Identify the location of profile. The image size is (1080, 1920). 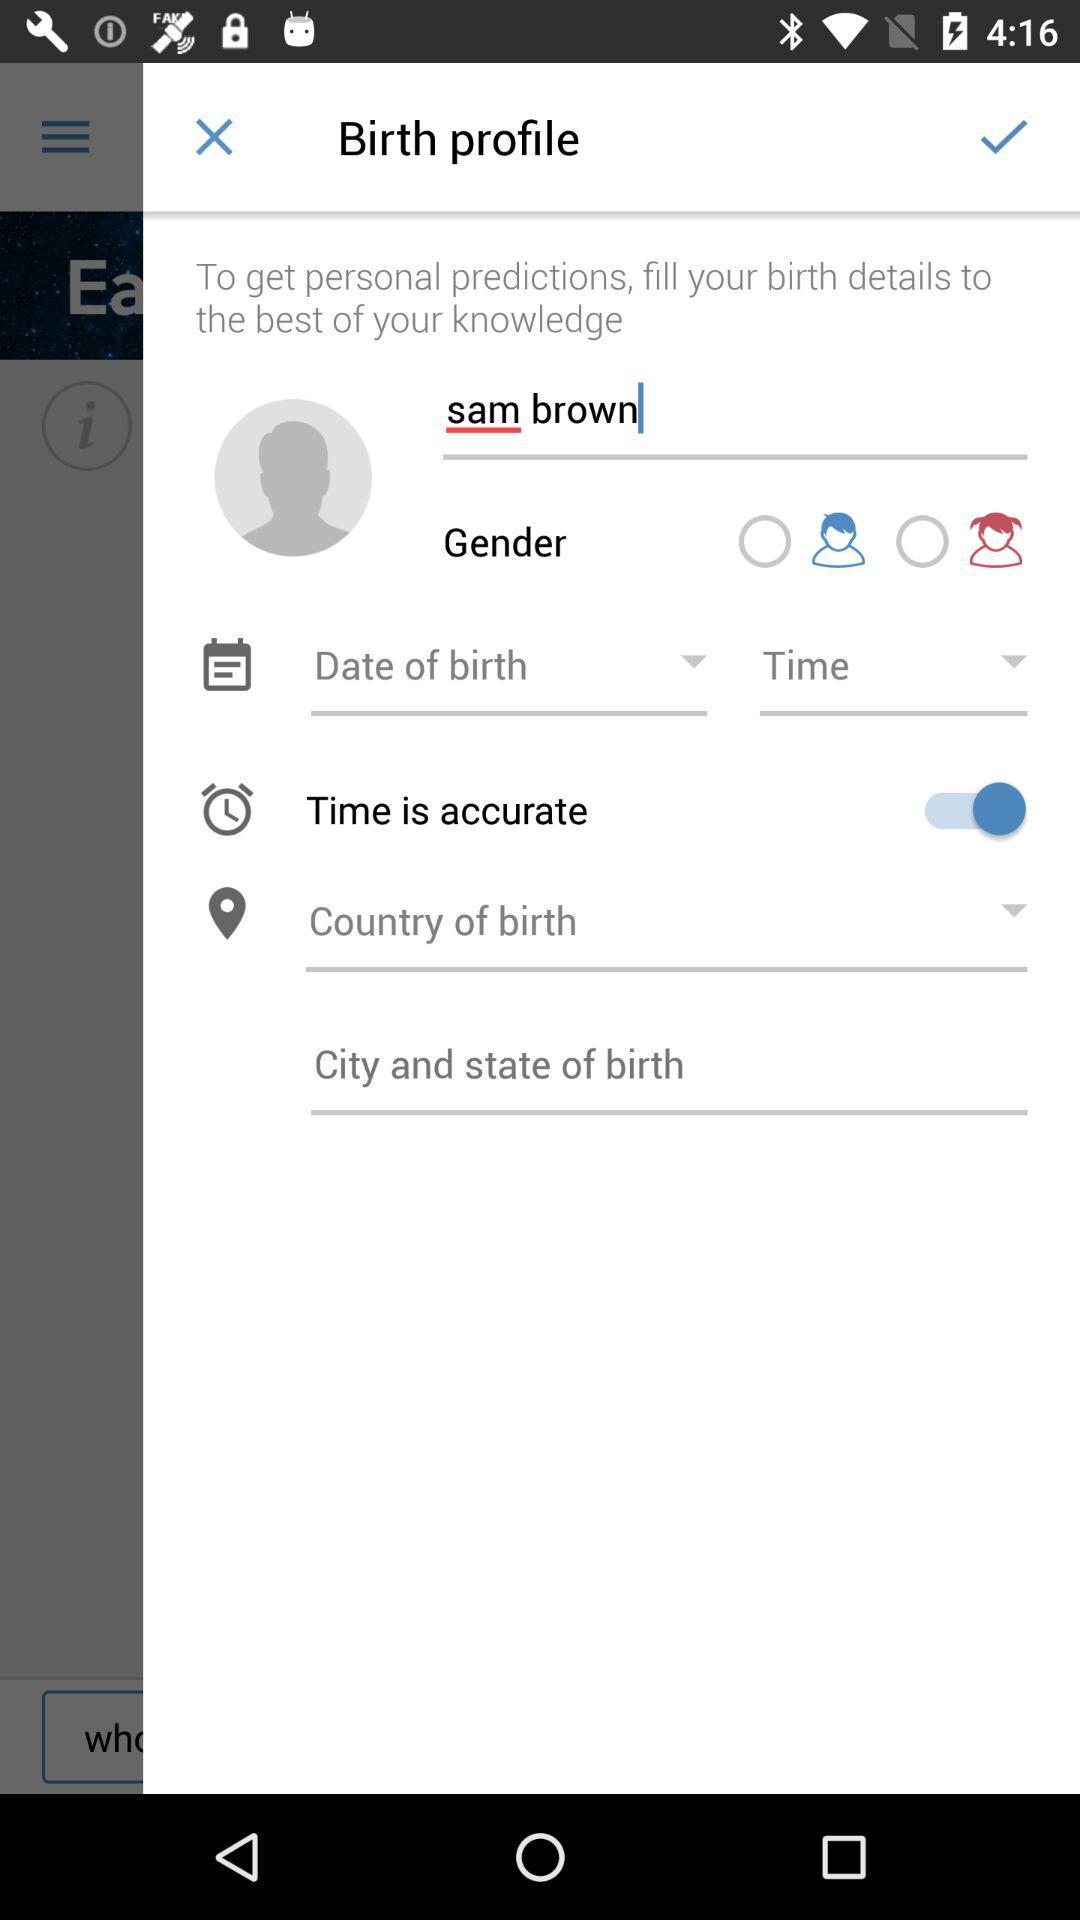
(293, 476).